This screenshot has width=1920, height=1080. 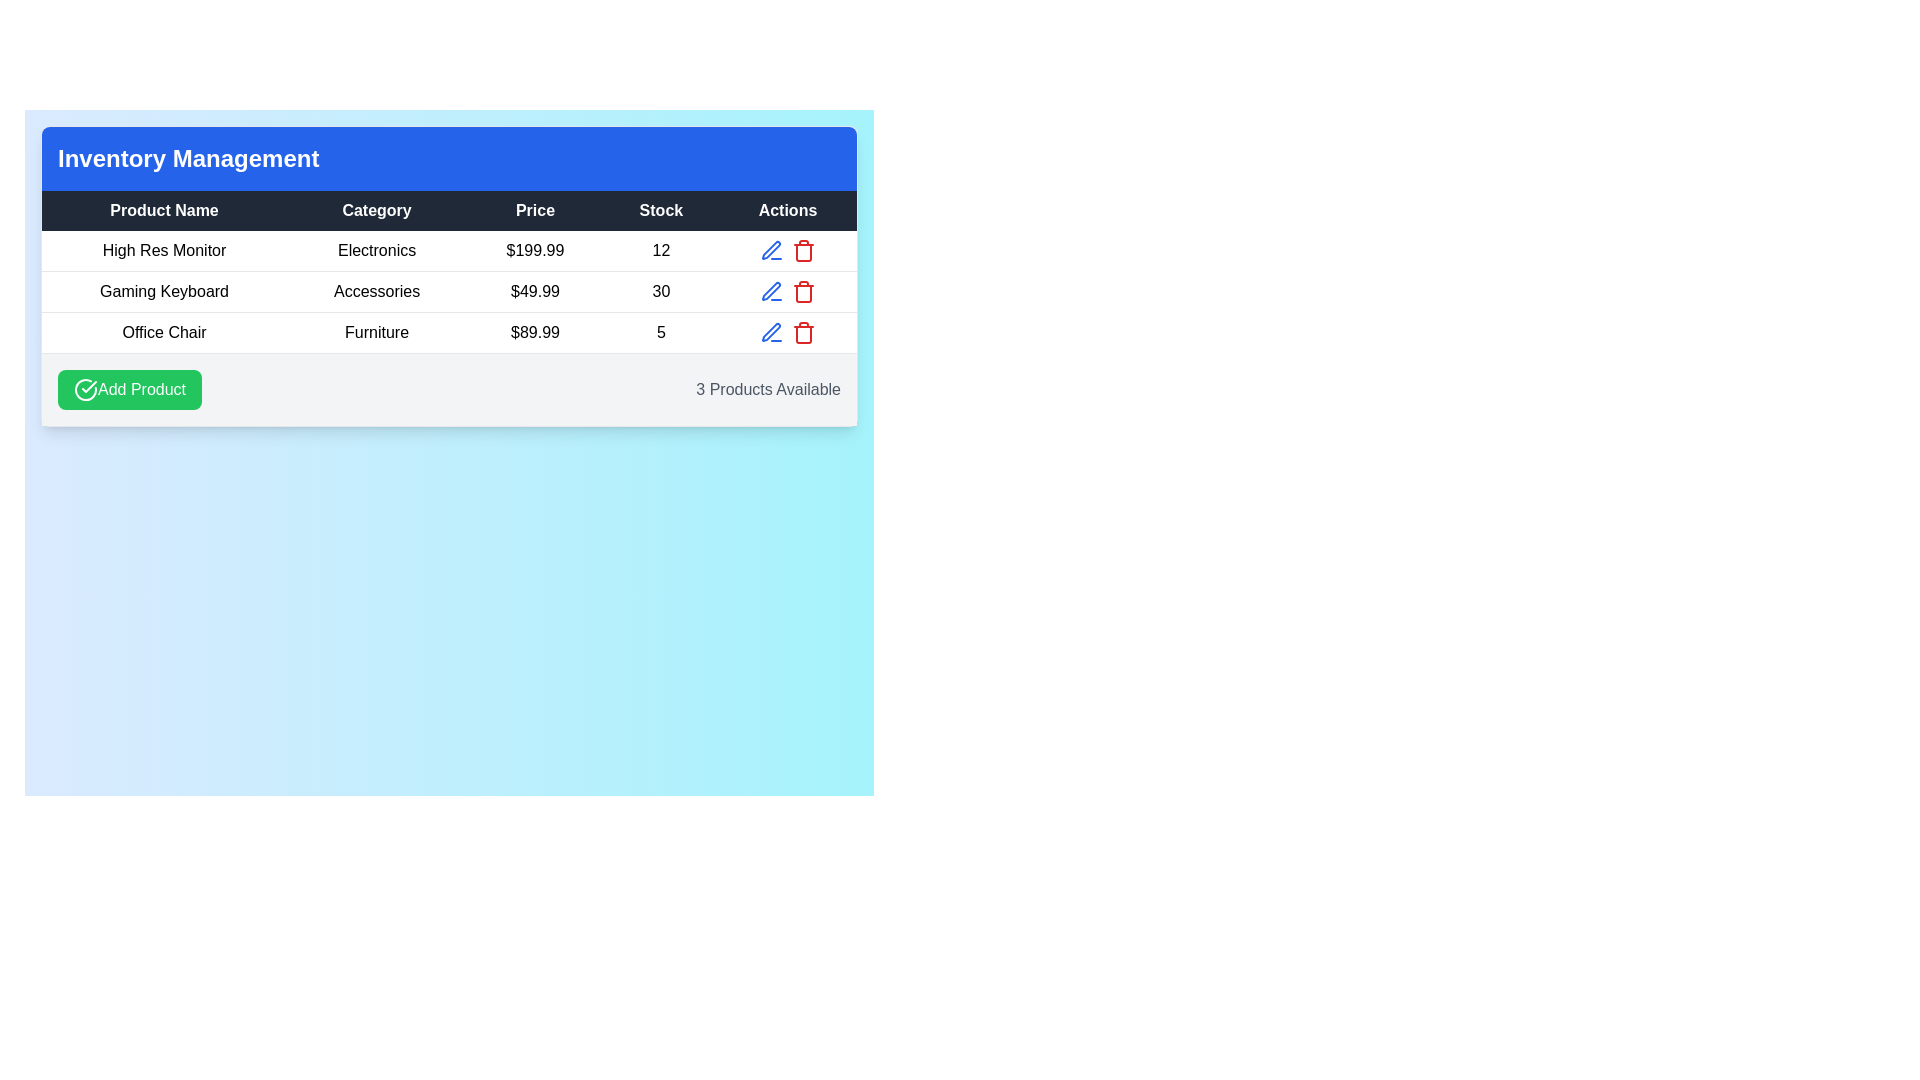 I want to click on the 'Actions' column header, which is the fifth header in a row of column headers including 'Product Name', 'Category', 'Price', 'Stock', and 'Actions', so click(x=786, y=211).